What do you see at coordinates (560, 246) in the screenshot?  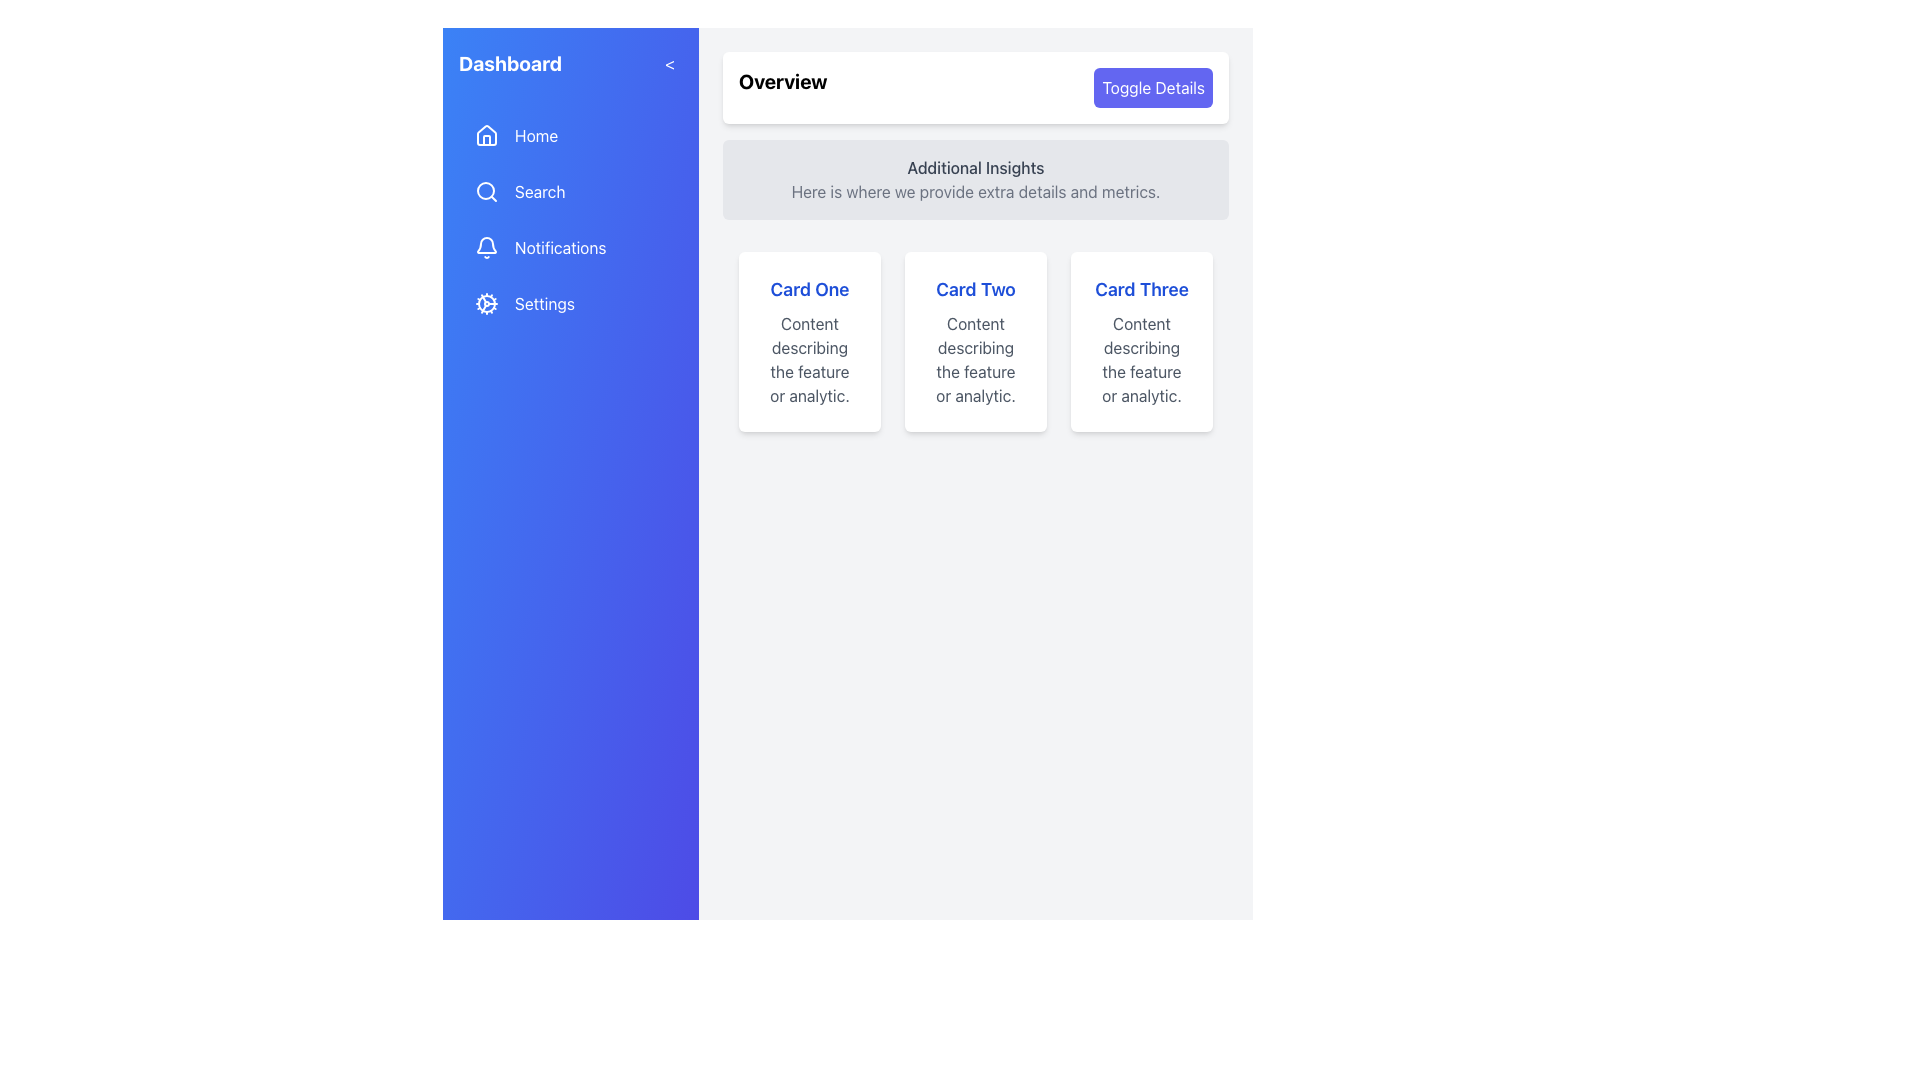 I see `the 'Notifications' text label in the vertical navigation sidebar, which is the third item following 'Home' and 'Search', and preceding 'Settings'` at bounding box center [560, 246].